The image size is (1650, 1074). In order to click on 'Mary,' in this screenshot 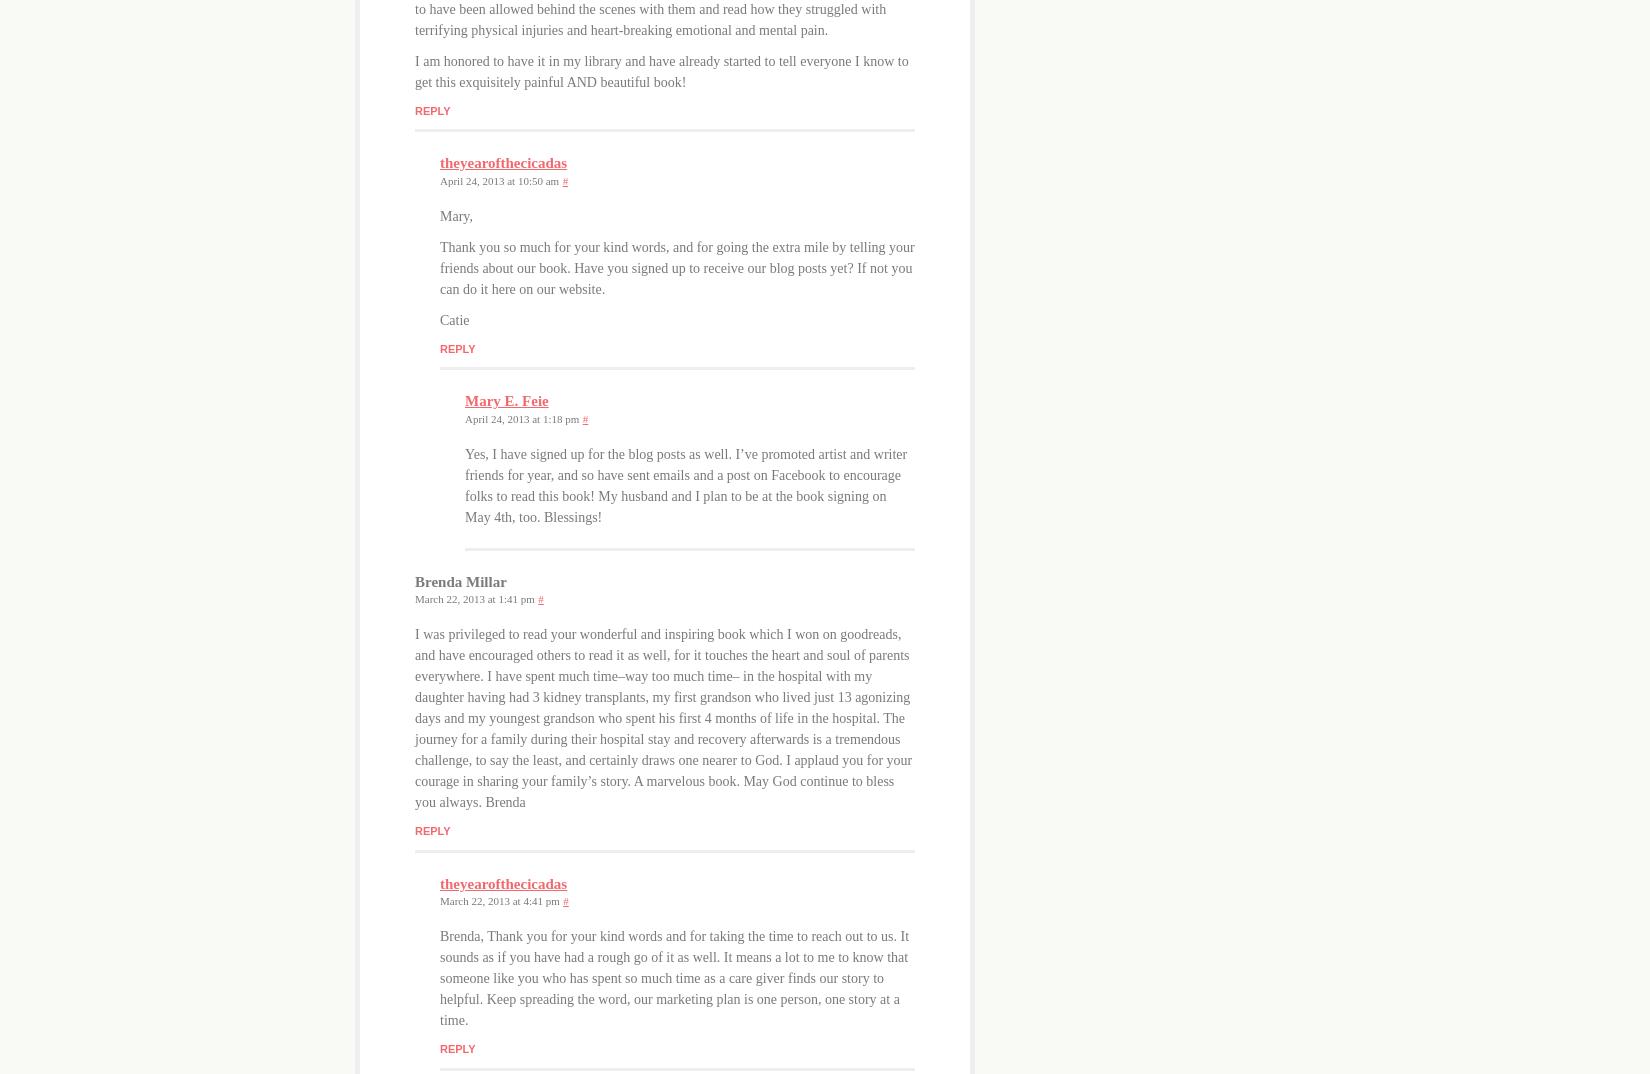, I will do `click(455, 214)`.